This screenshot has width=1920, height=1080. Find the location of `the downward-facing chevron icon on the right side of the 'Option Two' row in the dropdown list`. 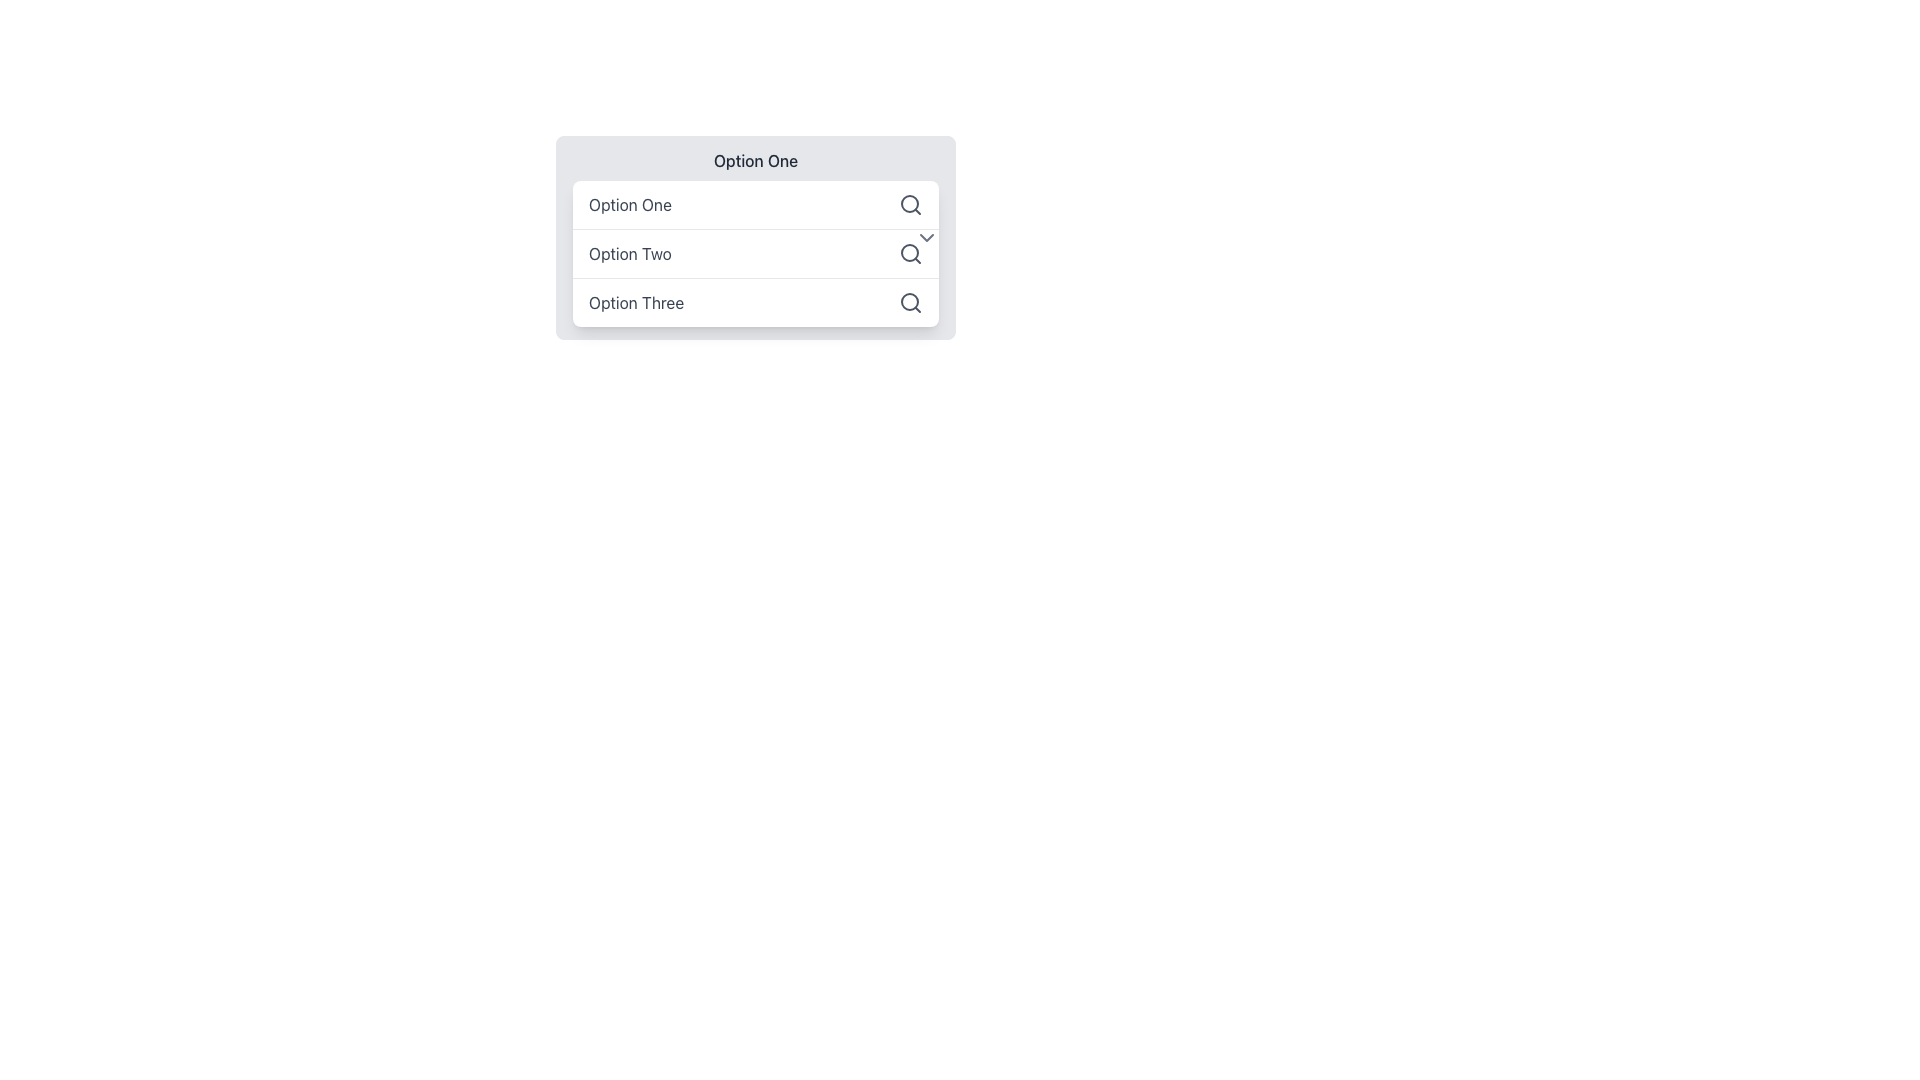

the downward-facing chevron icon on the right side of the 'Option Two' row in the dropdown list is located at coordinates (925, 237).